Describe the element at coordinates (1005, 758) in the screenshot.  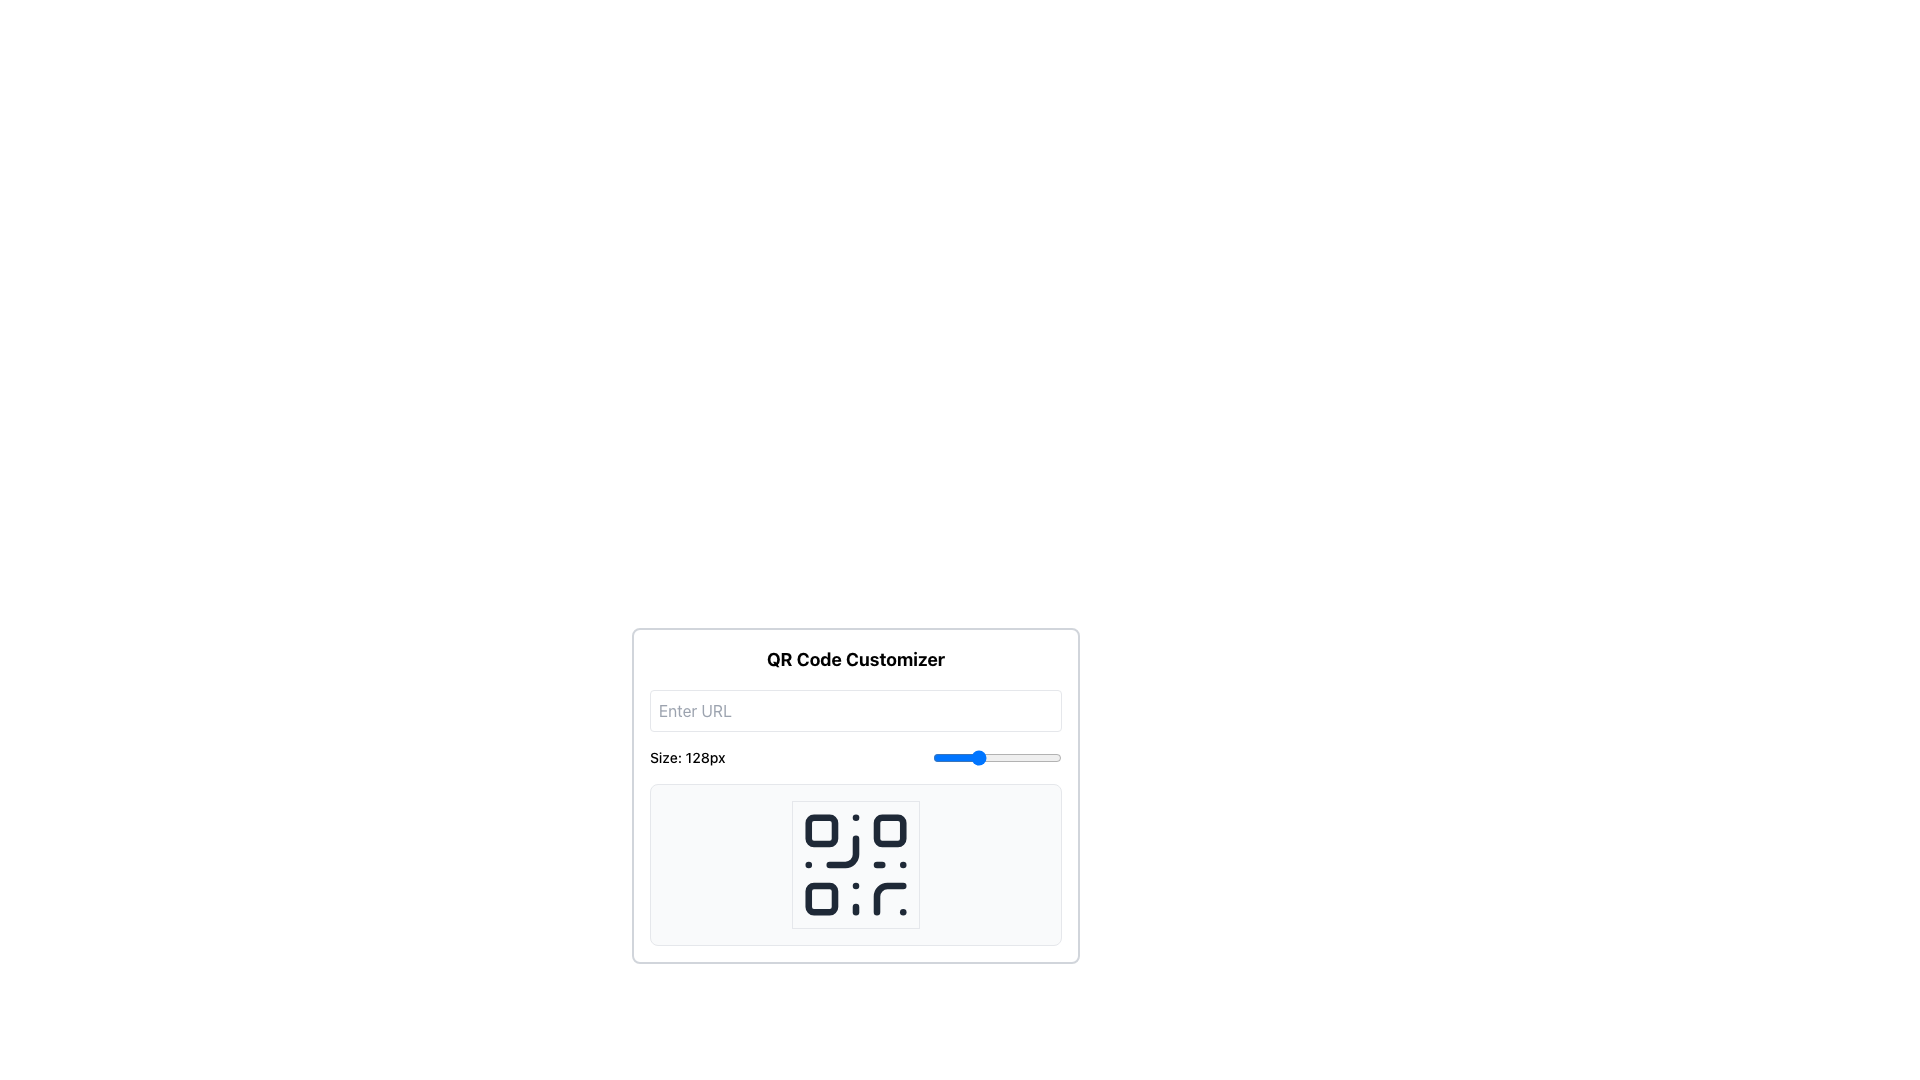
I see `the slider value` at that location.